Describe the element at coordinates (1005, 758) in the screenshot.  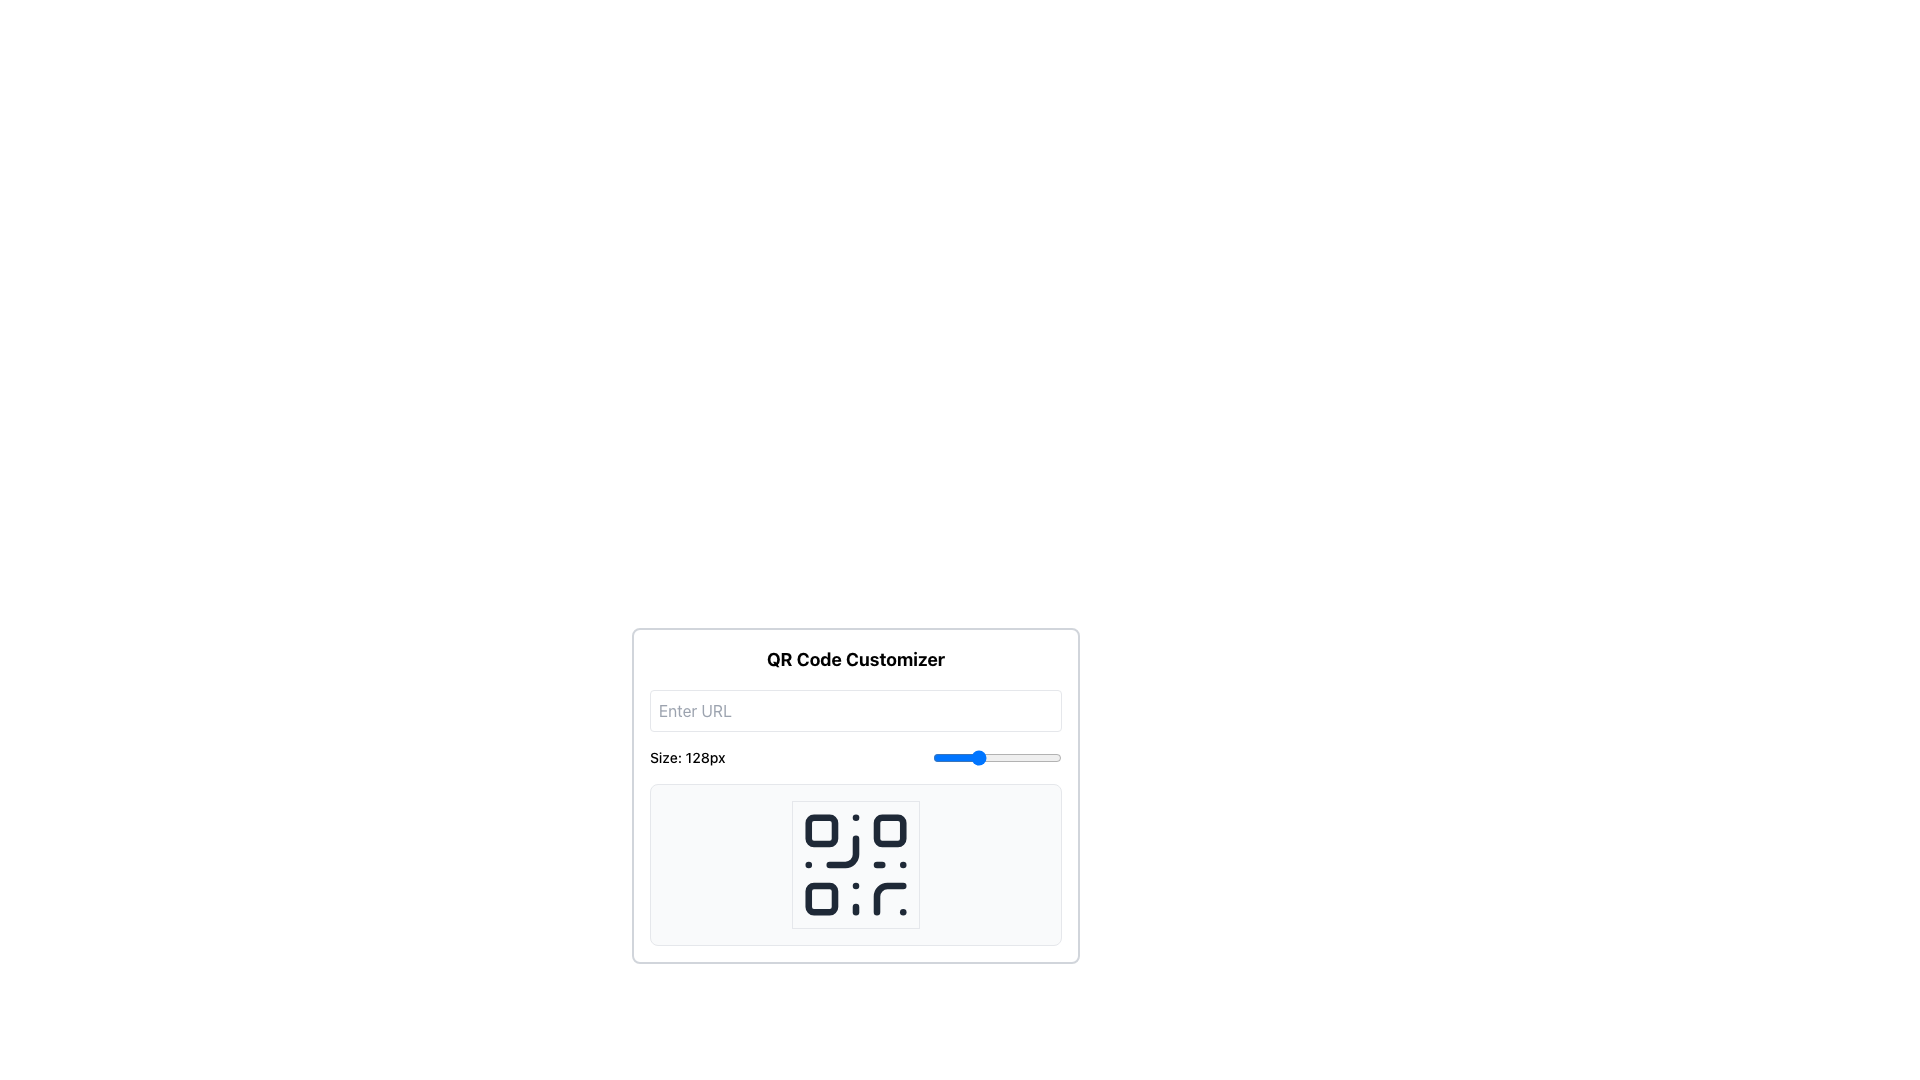
I see `the slider value` at that location.